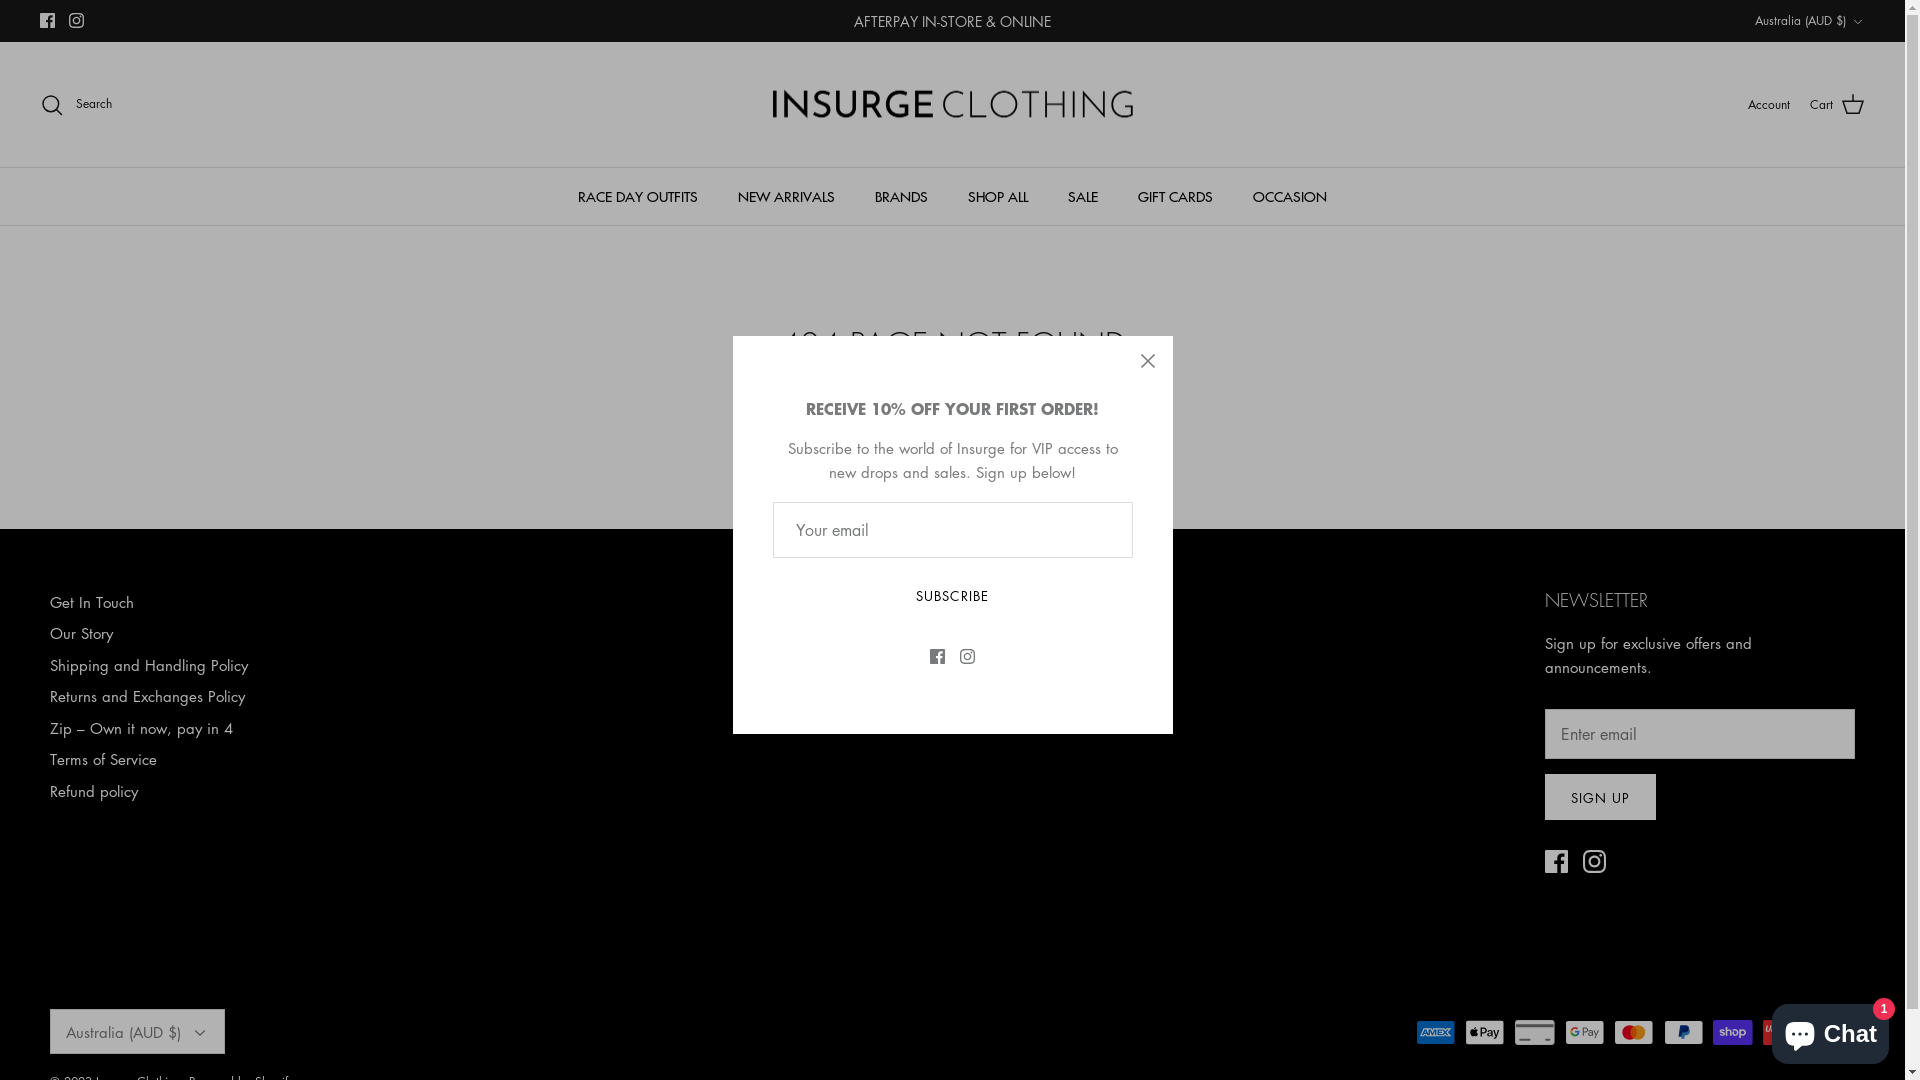 Image resolution: width=1920 pixels, height=1080 pixels. What do you see at coordinates (950, 595) in the screenshot?
I see `'SUBSCRIBE'` at bounding box center [950, 595].